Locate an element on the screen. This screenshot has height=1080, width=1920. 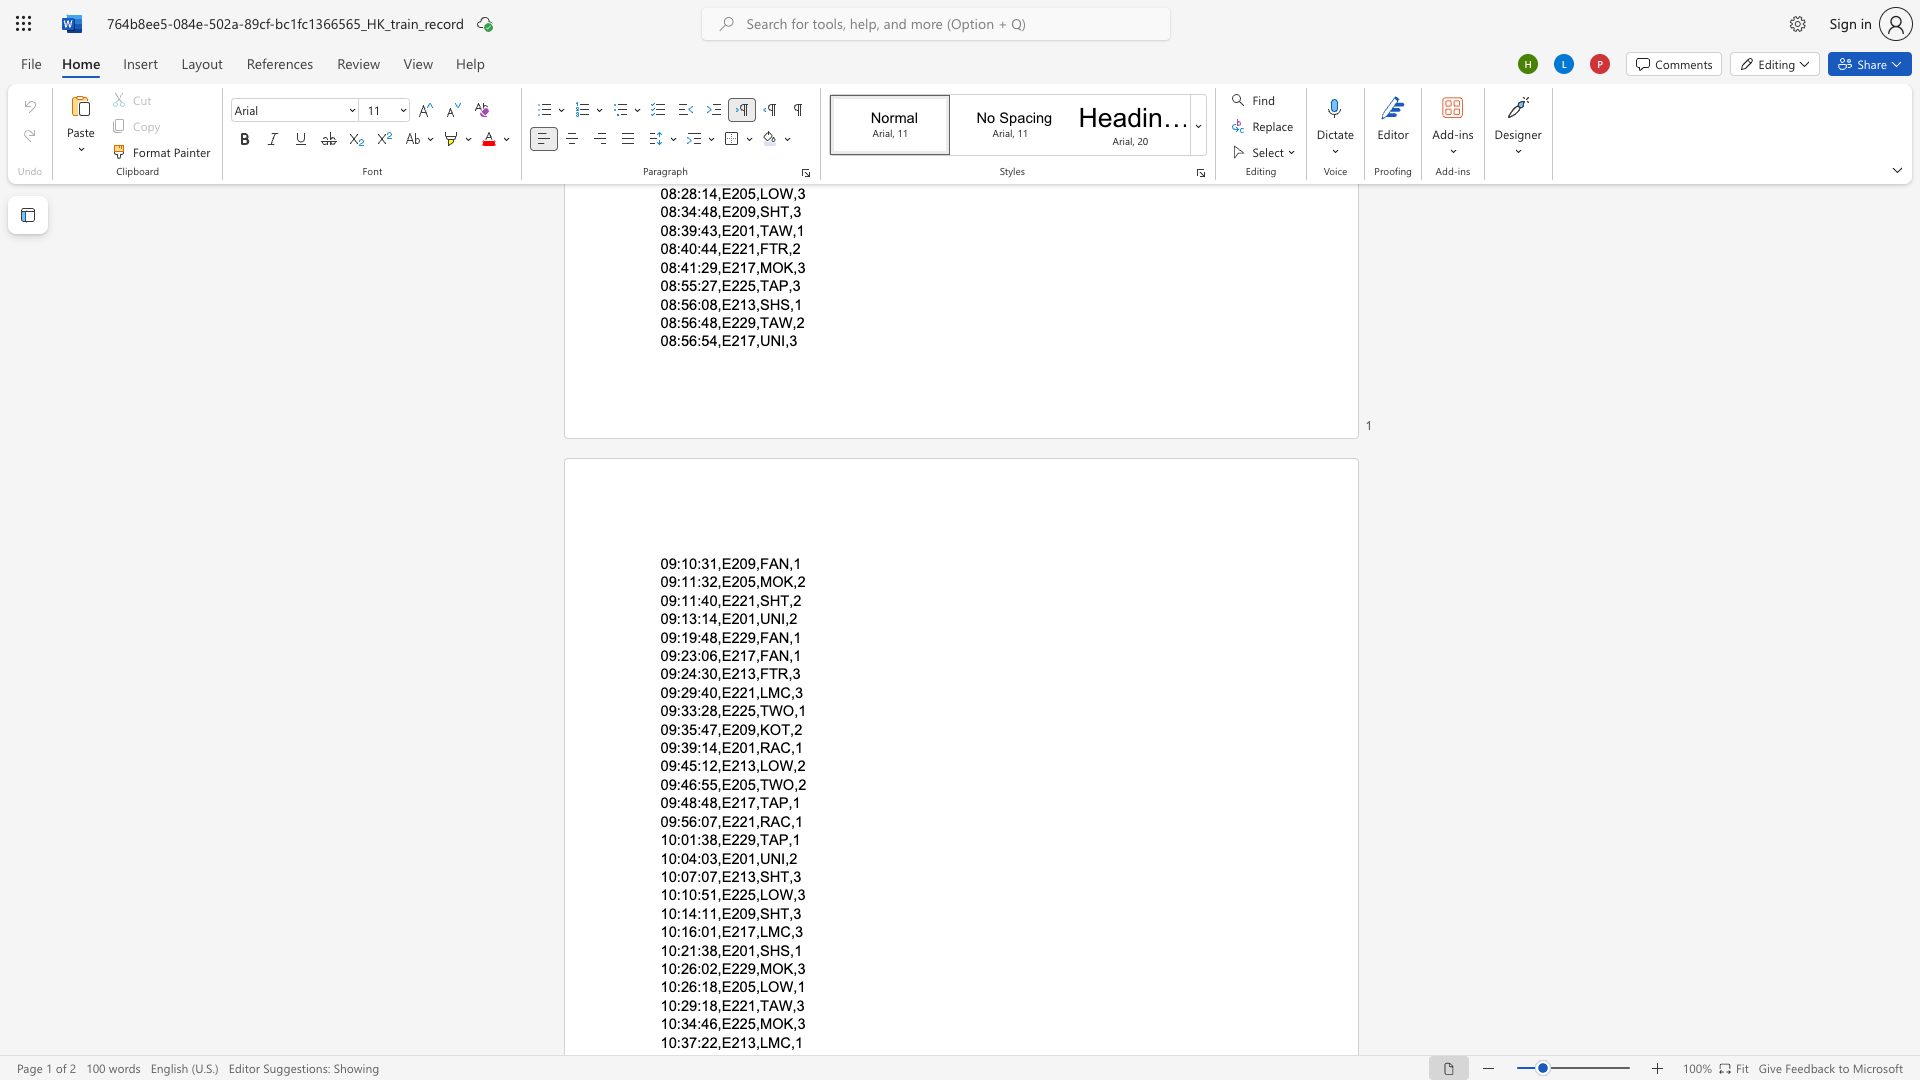
the subset text "25" within the text "09:33:28,E225,TWO,1" is located at coordinates (738, 710).